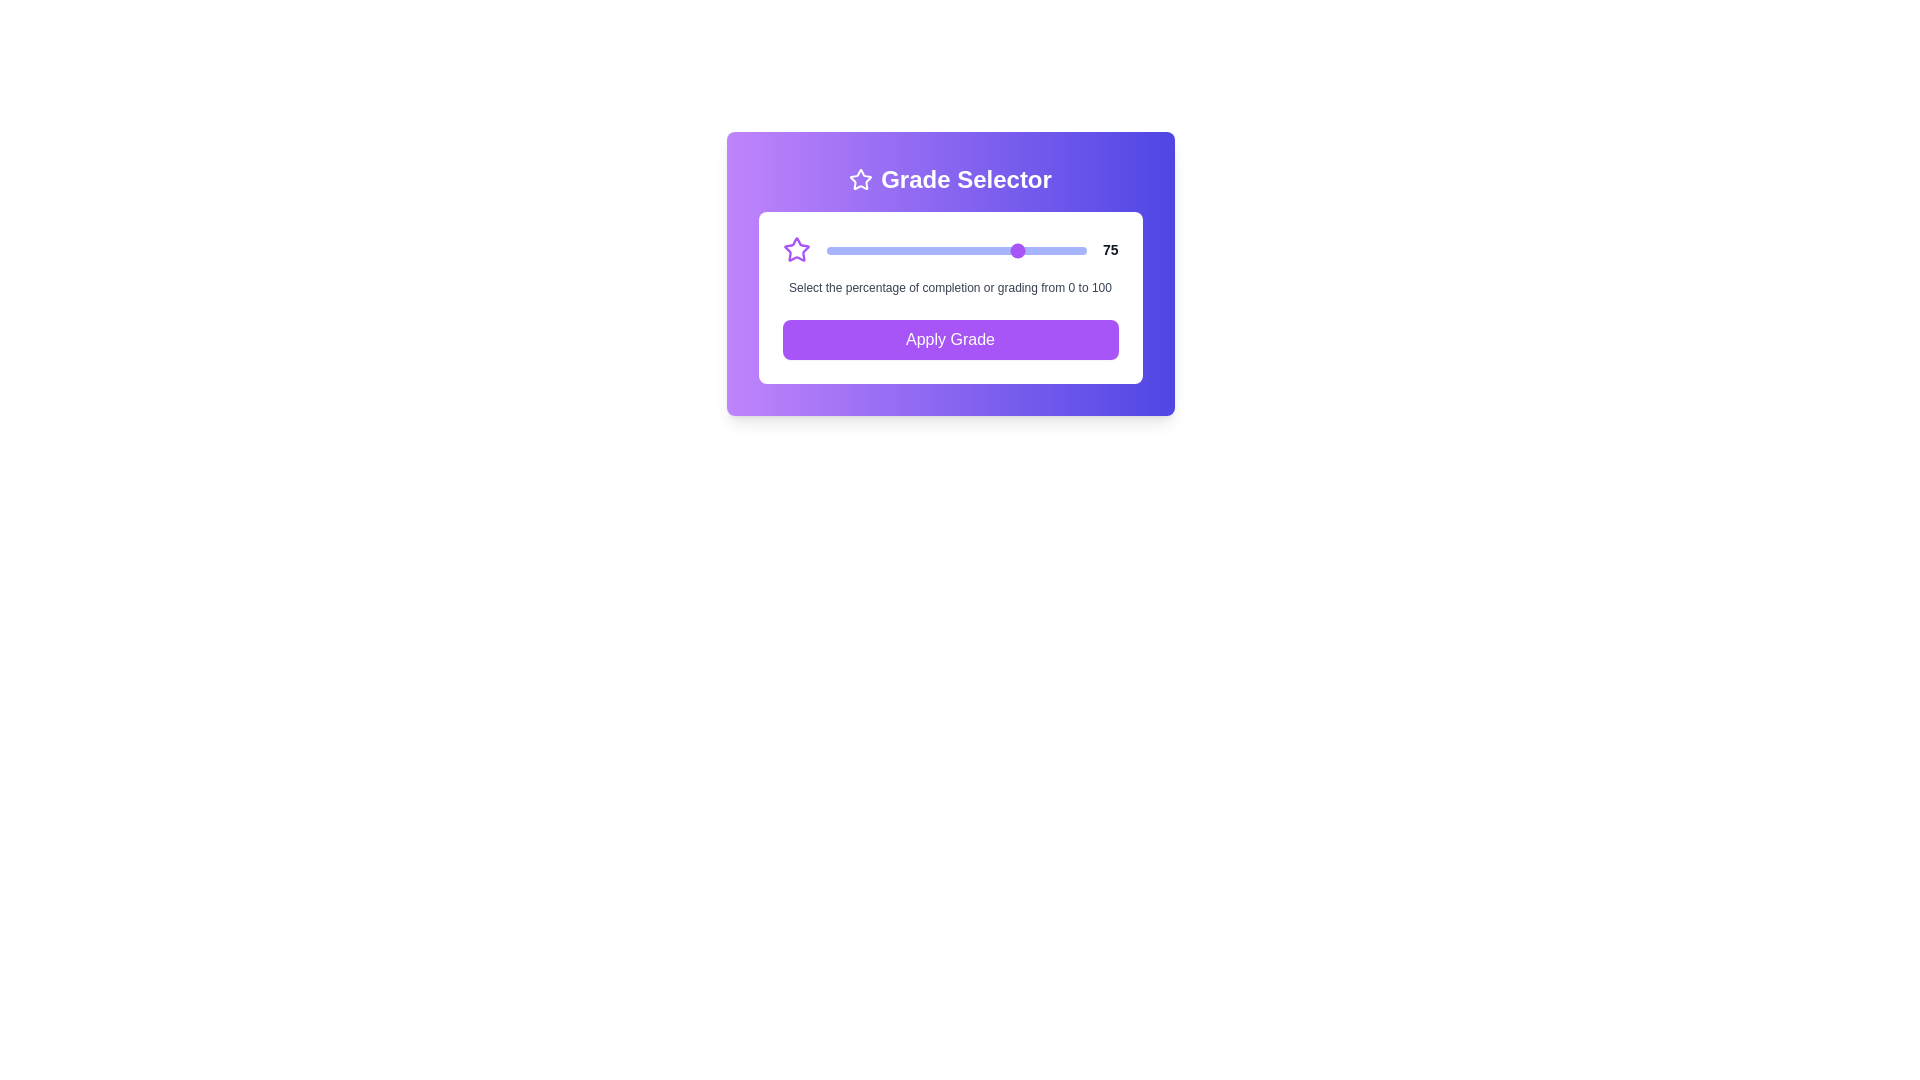  I want to click on the slider's value, so click(831, 249).